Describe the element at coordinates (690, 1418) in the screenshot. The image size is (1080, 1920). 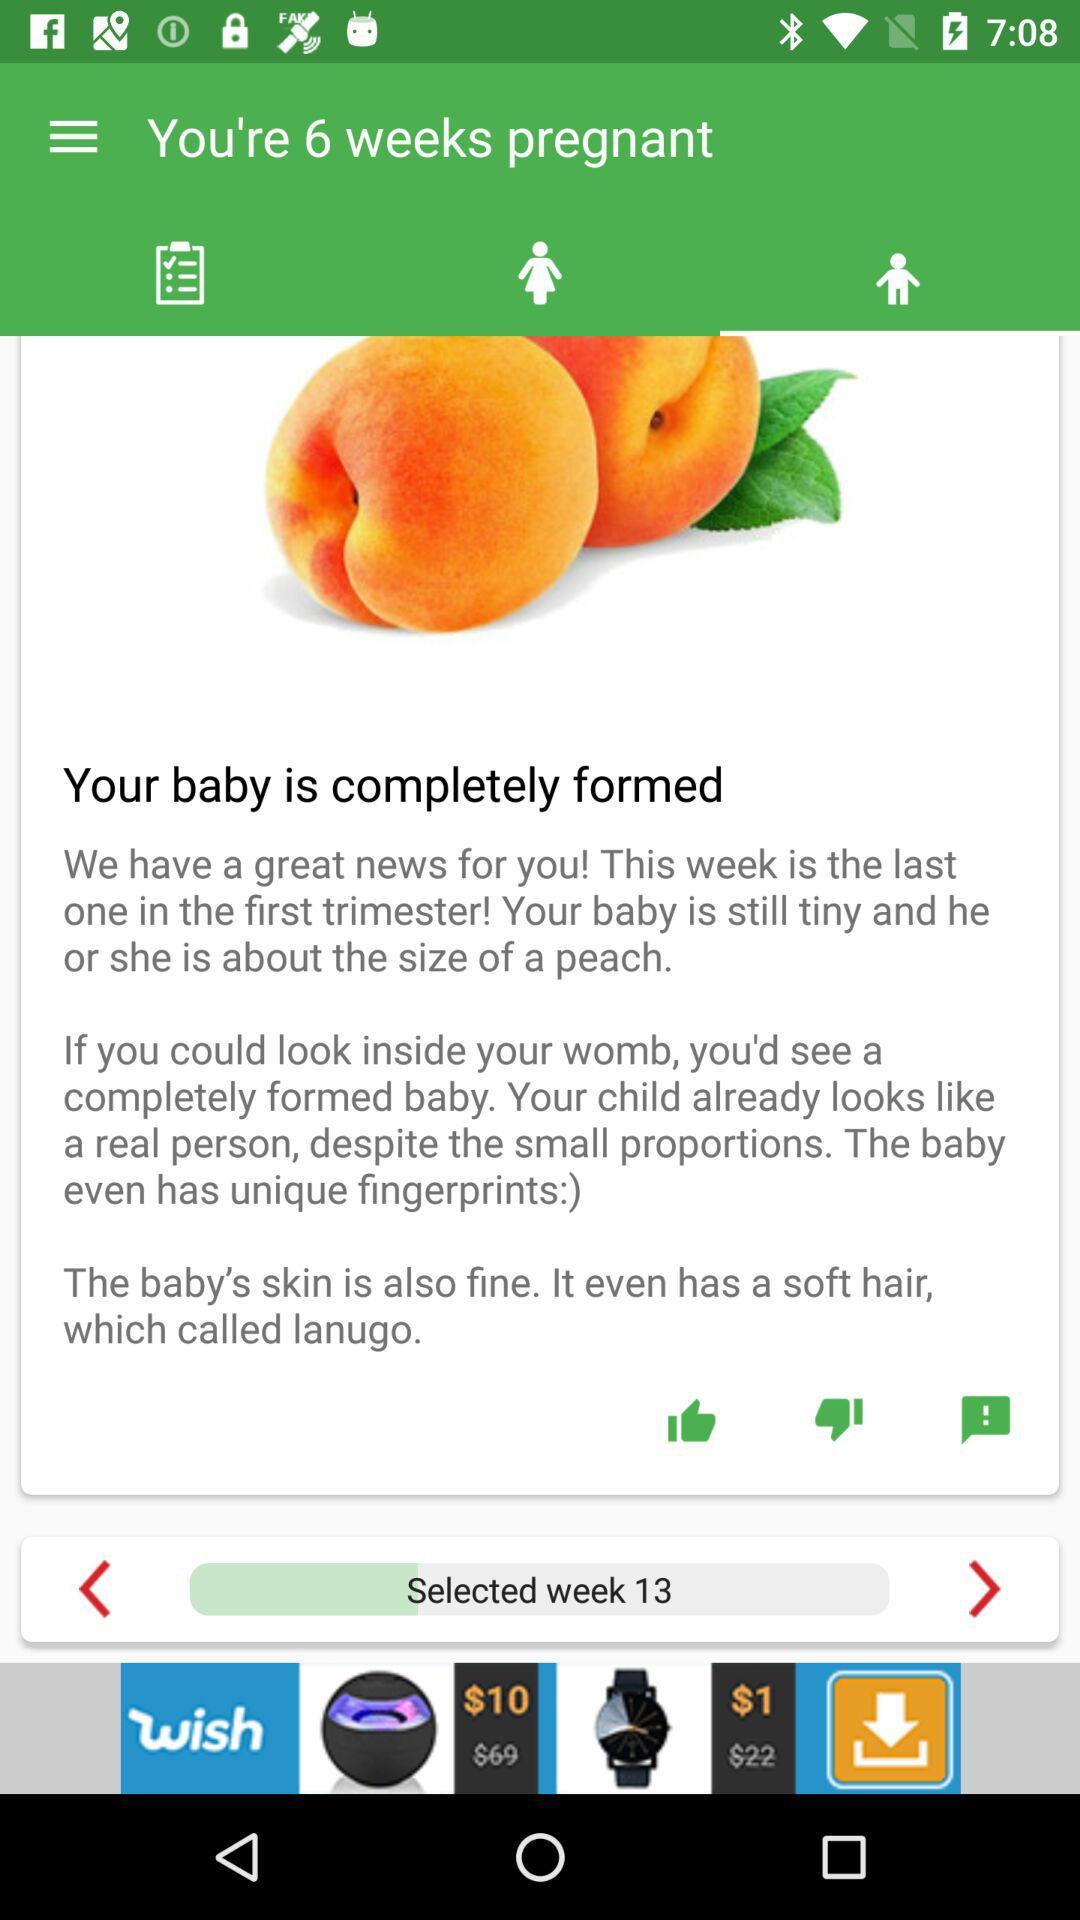
I see `like button` at that location.